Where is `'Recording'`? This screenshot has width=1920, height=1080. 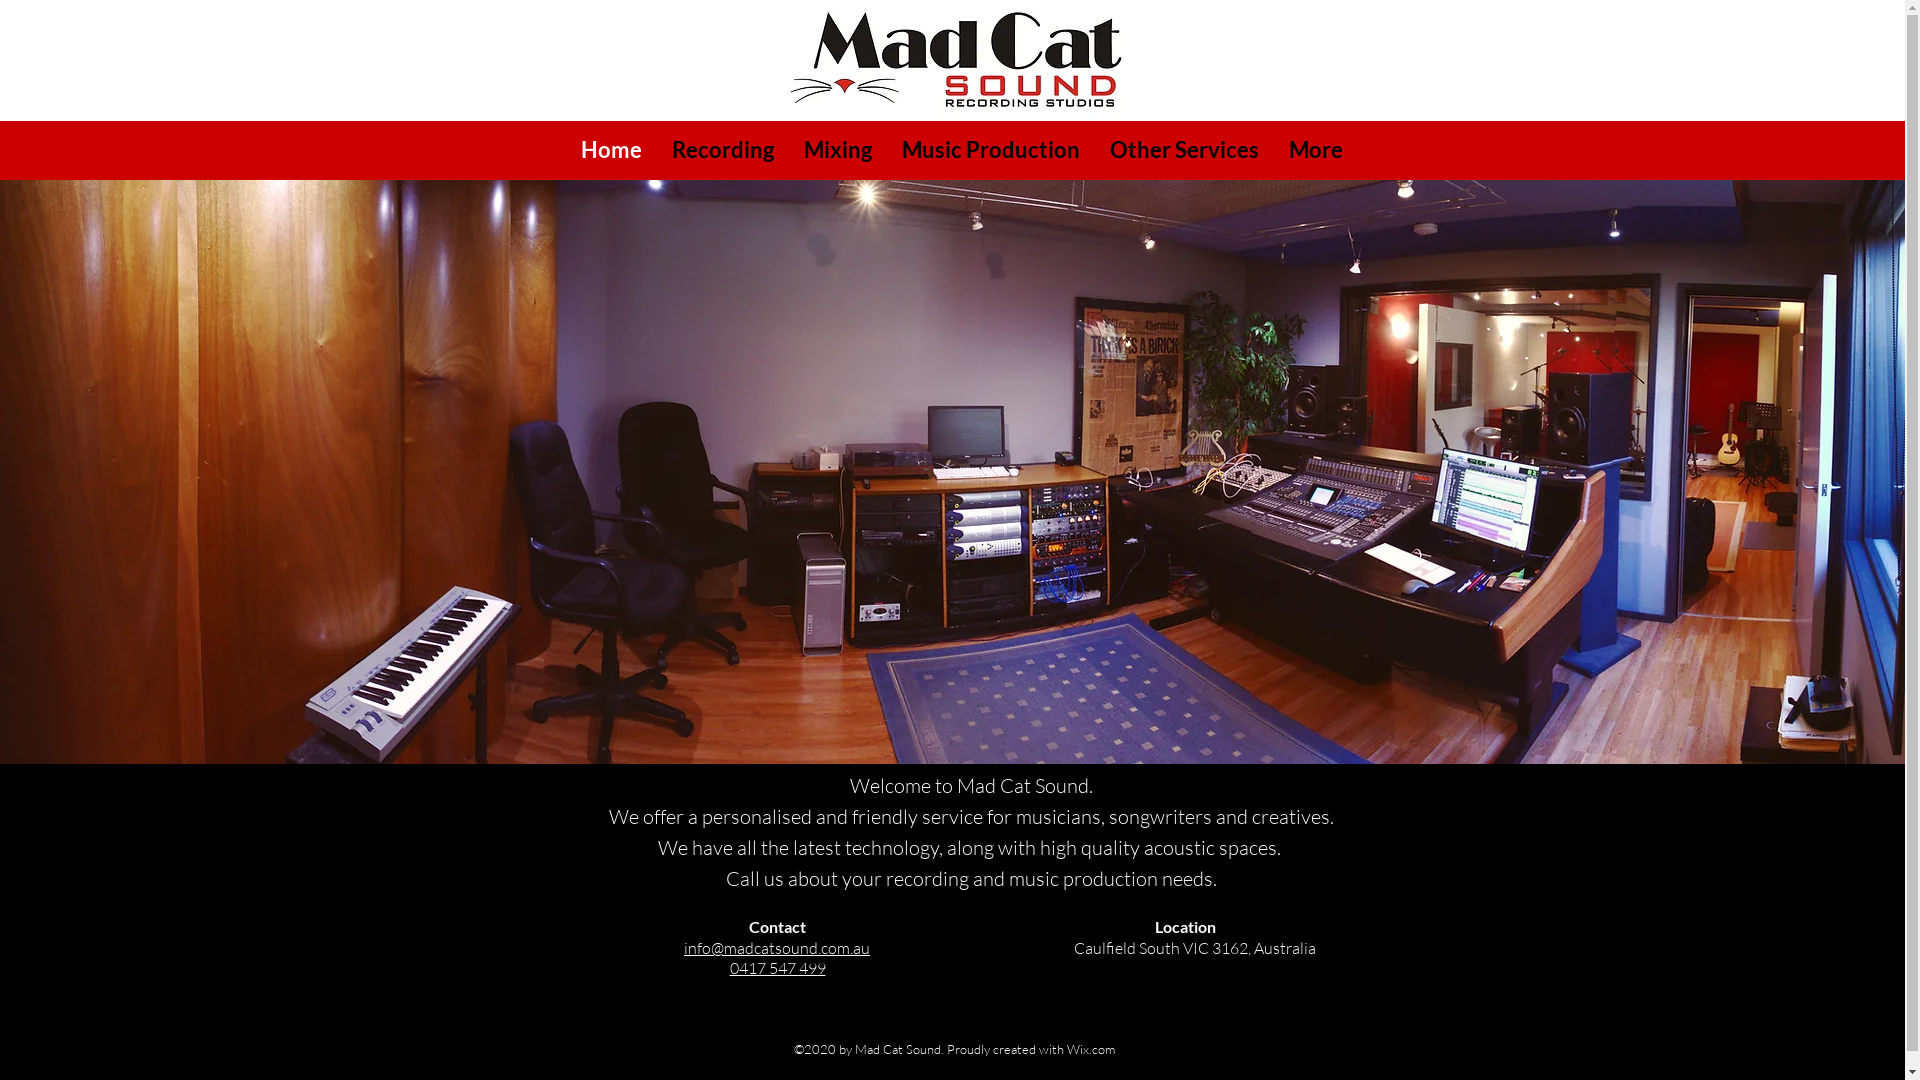 'Recording' is located at coordinates (720, 149).